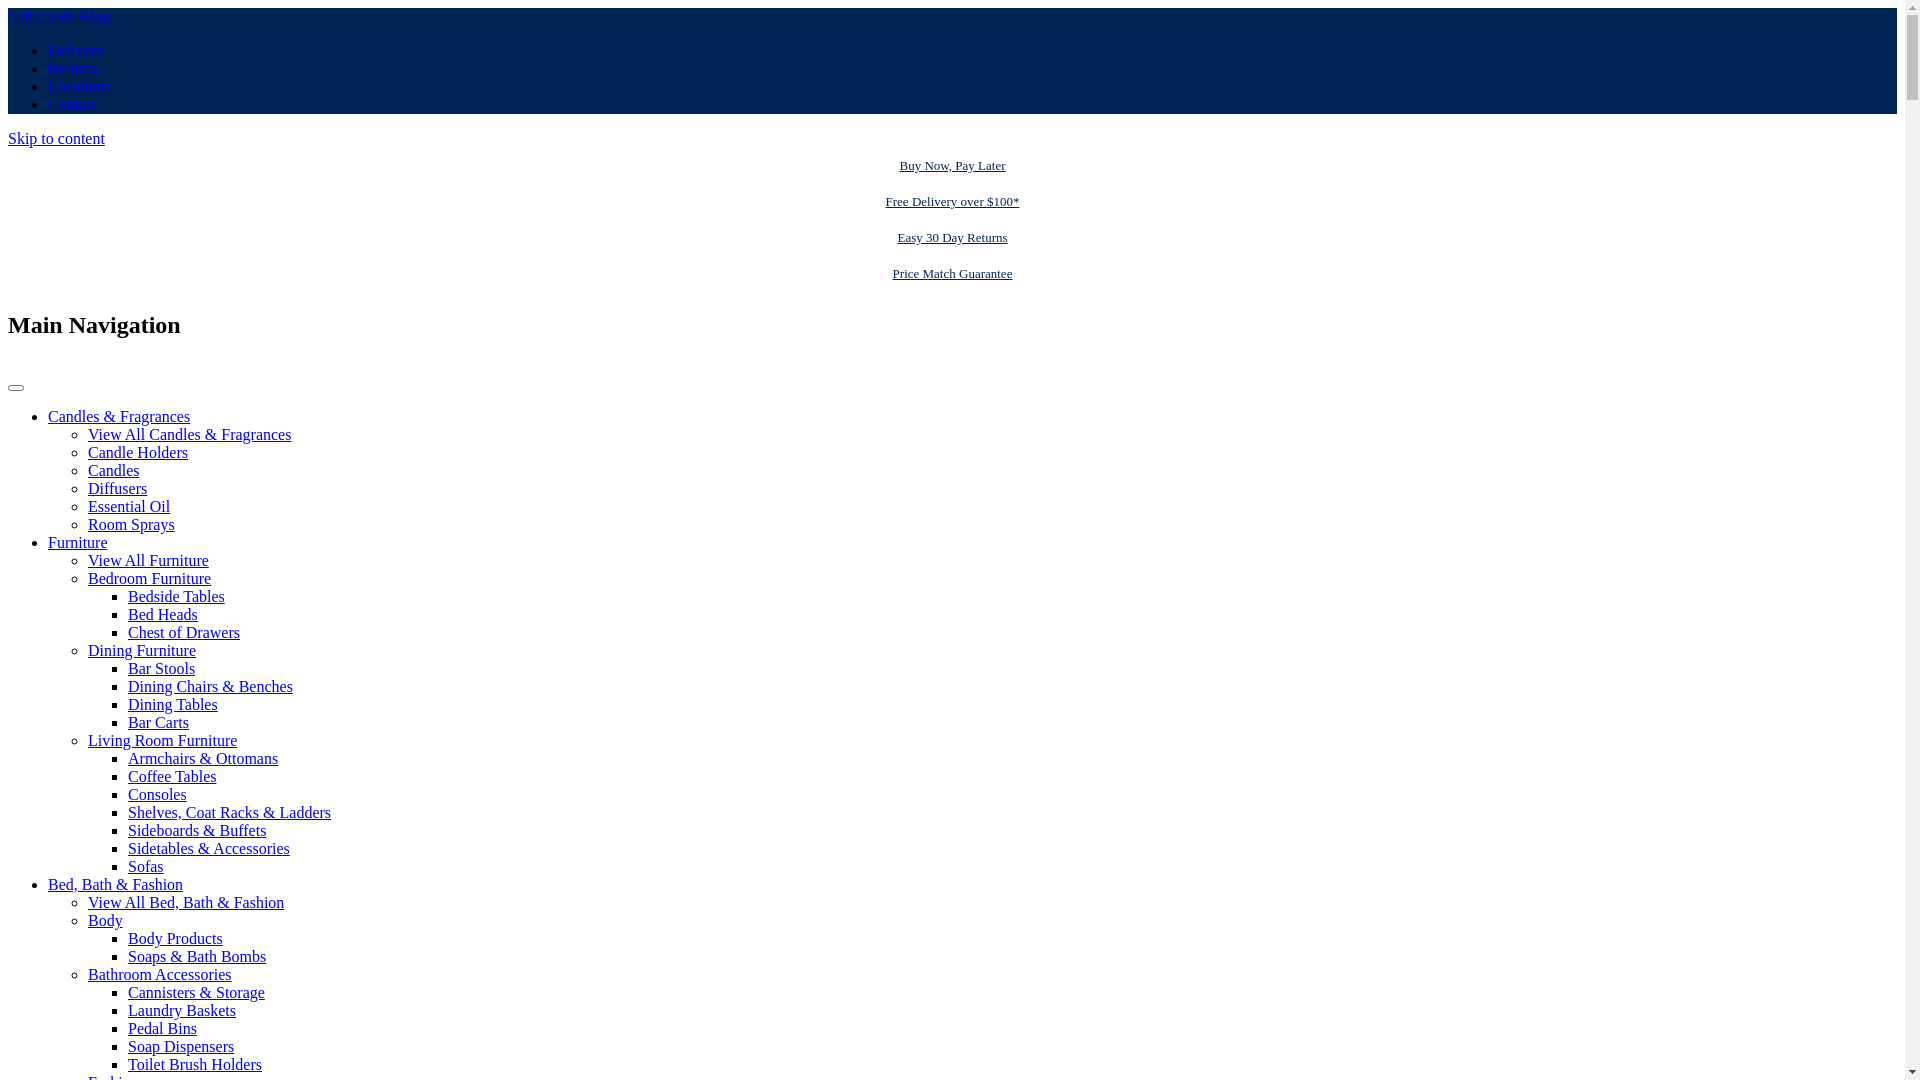 The width and height of the screenshot is (1920, 1080). What do you see at coordinates (147, 560) in the screenshot?
I see `'View All Furniture'` at bounding box center [147, 560].